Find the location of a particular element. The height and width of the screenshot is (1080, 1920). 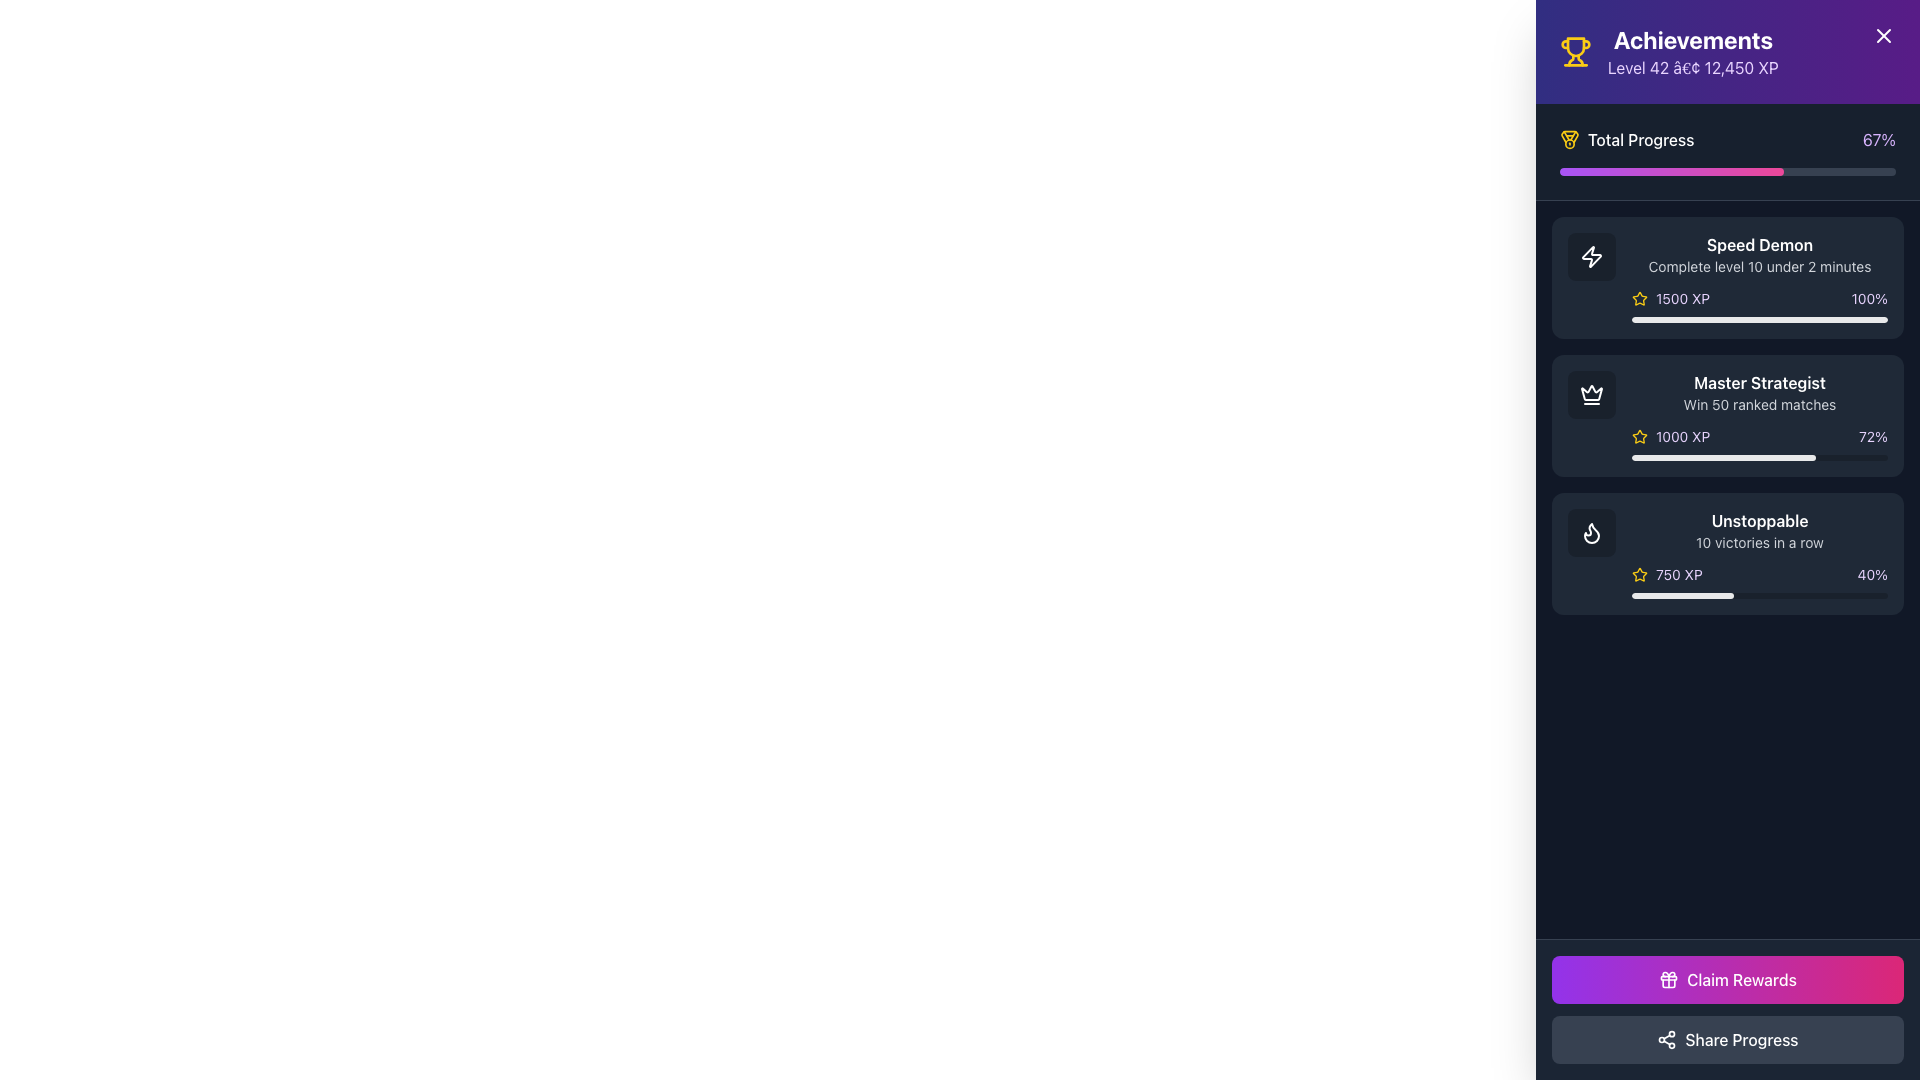

the Text Label displaying '67% progress', which indicates the percentage of task completion, located to the far right of the 'Total Progress' section is located at coordinates (1878, 138).